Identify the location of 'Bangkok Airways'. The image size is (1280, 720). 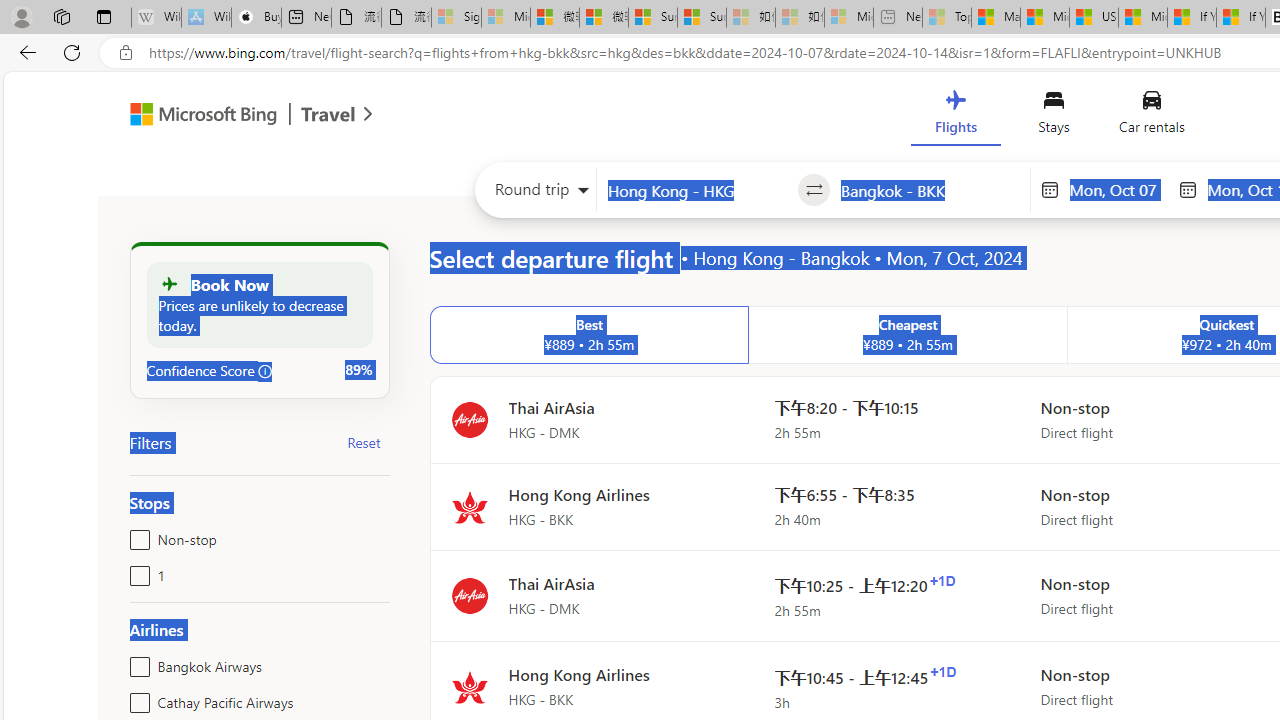
(135, 663).